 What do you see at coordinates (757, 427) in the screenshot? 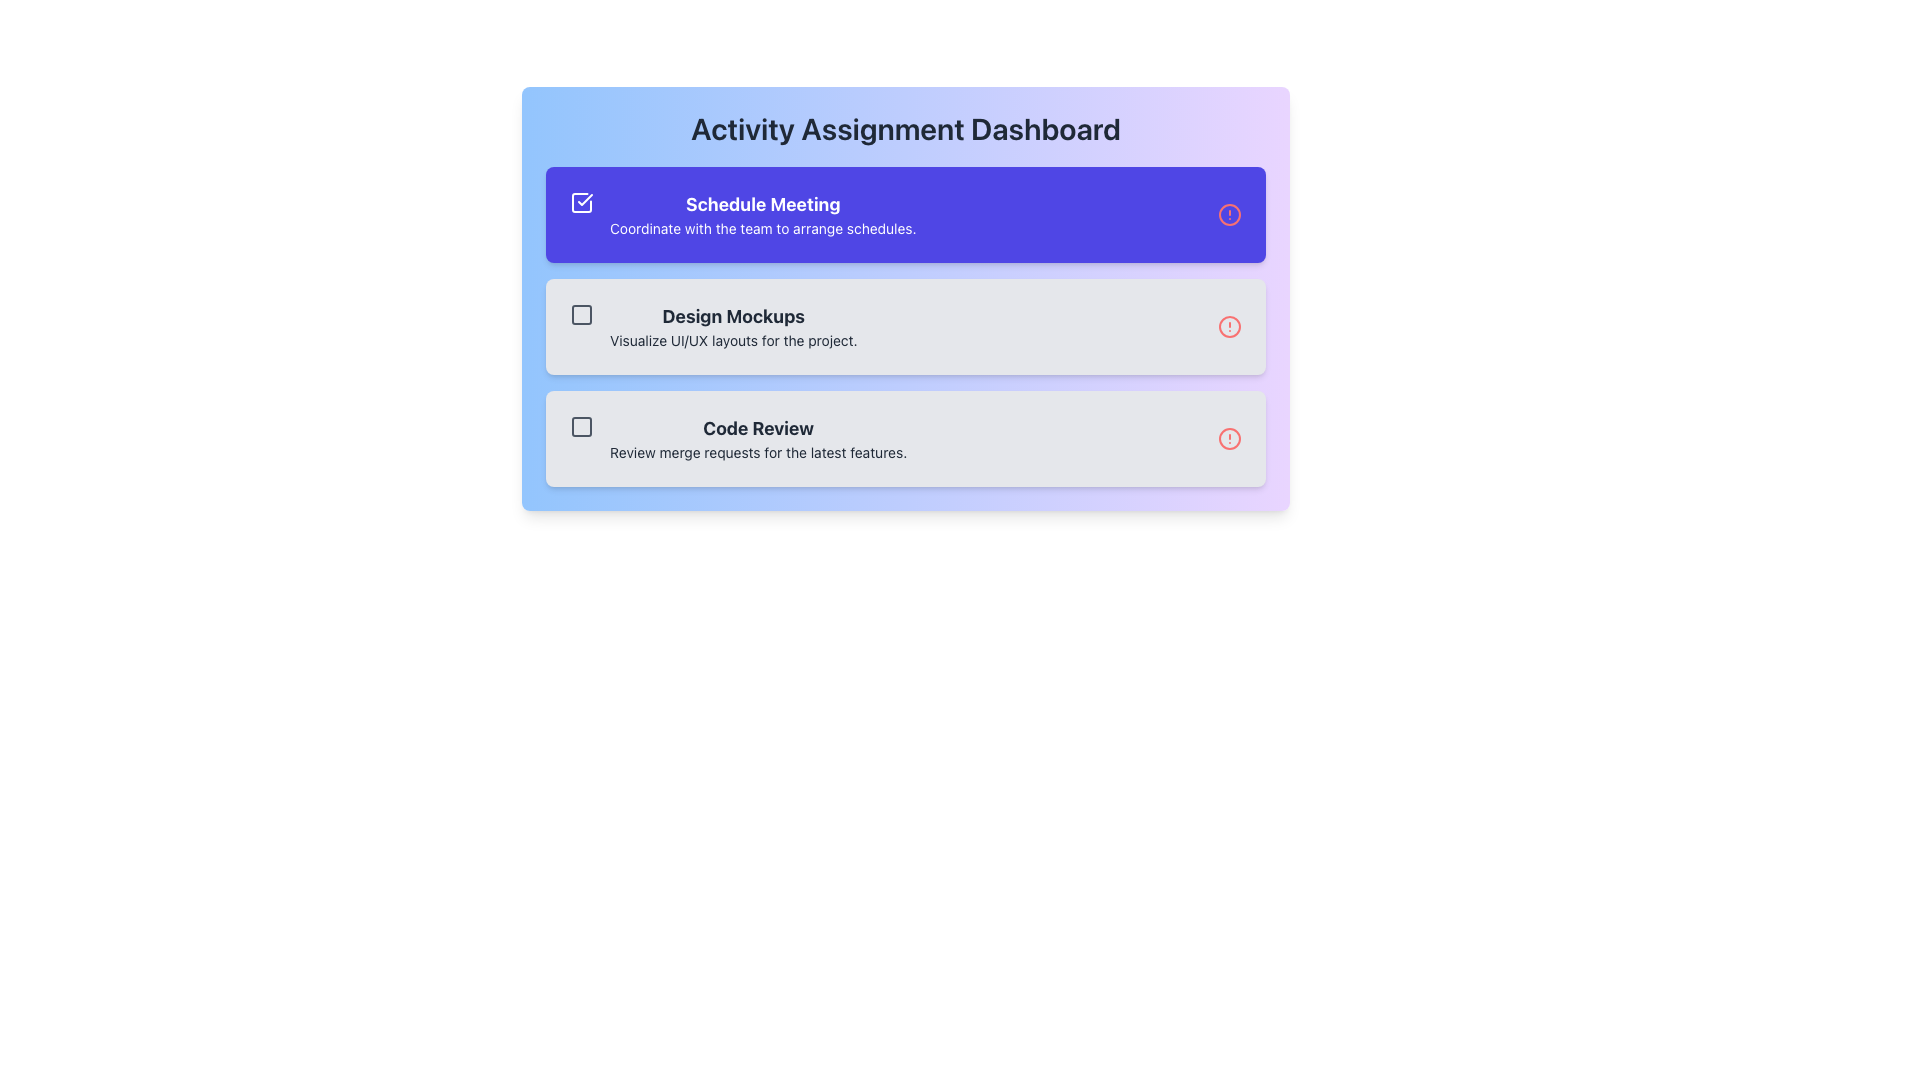
I see `the bold text label 'Code Review' that serves as a primary title in the section for reviewing merge requests` at bounding box center [757, 427].